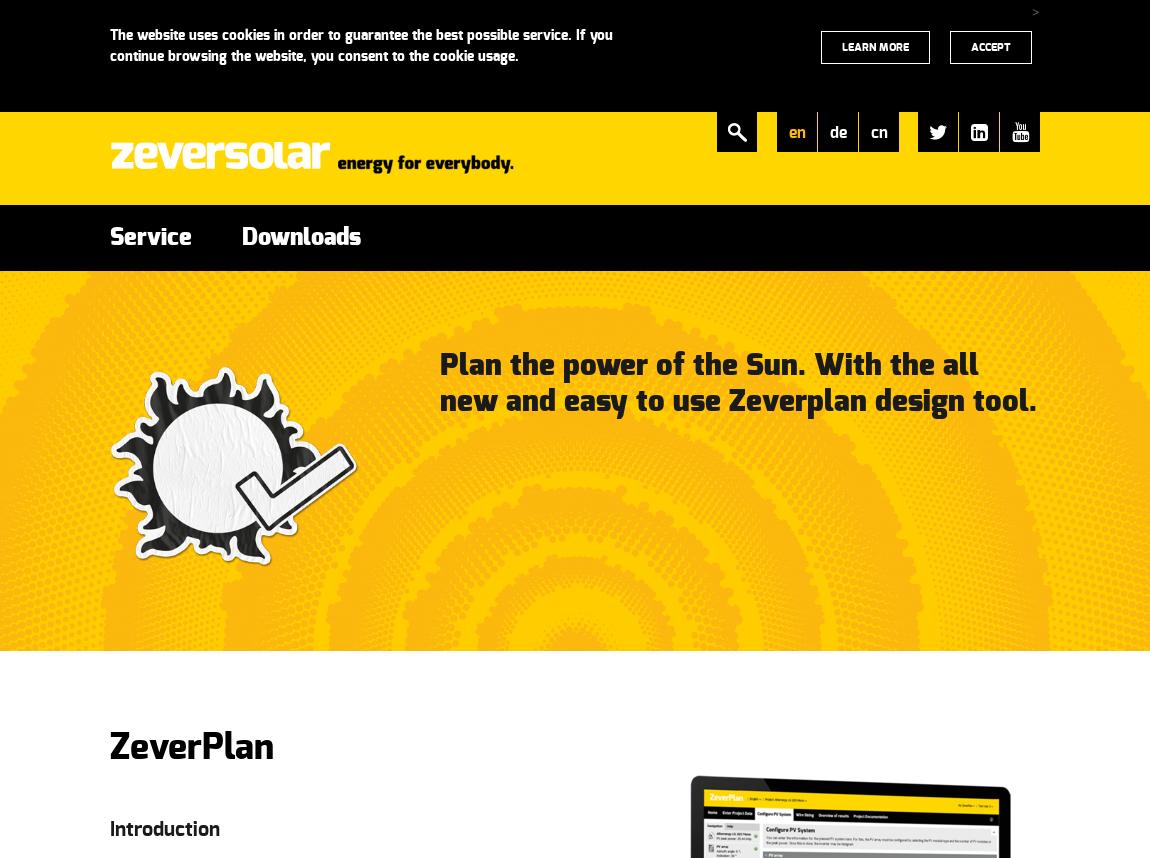 Image resolution: width=1150 pixels, height=858 pixels. What do you see at coordinates (1036, 13) in the screenshot?
I see `'>'` at bounding box center [1036, 13].